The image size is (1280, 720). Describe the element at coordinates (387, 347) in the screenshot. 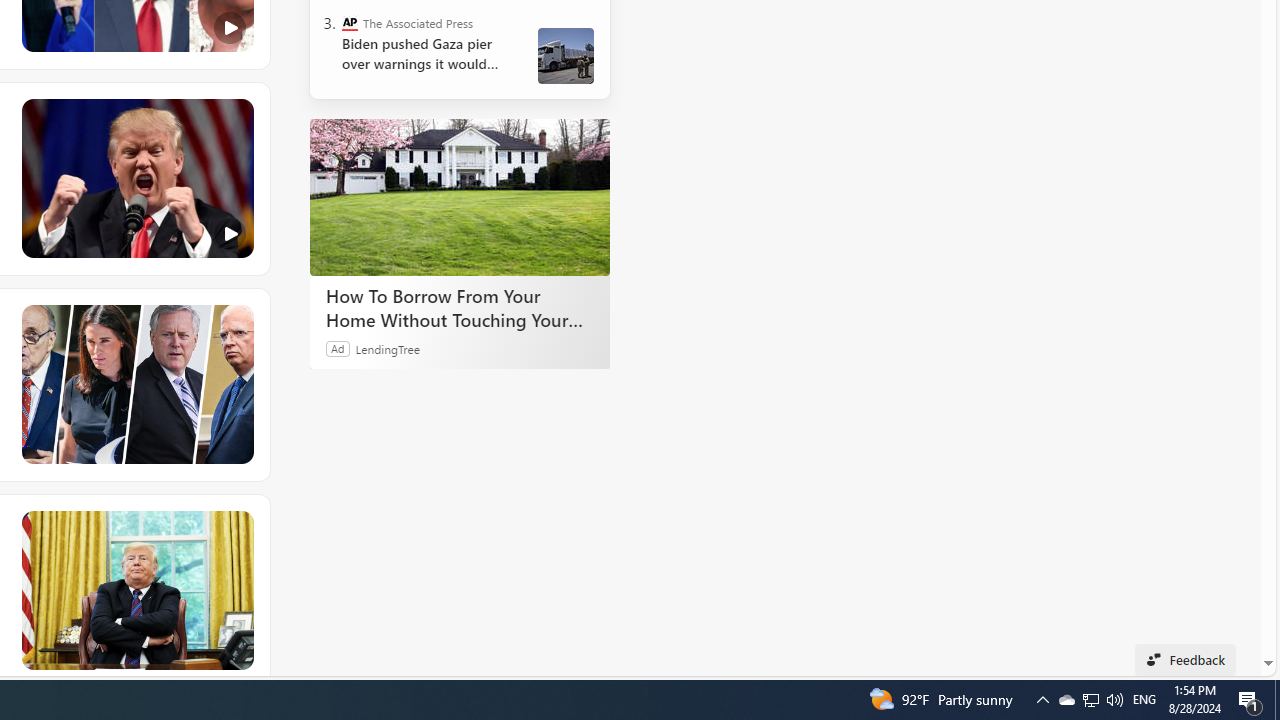

I see `'LendingTree'` at that location.